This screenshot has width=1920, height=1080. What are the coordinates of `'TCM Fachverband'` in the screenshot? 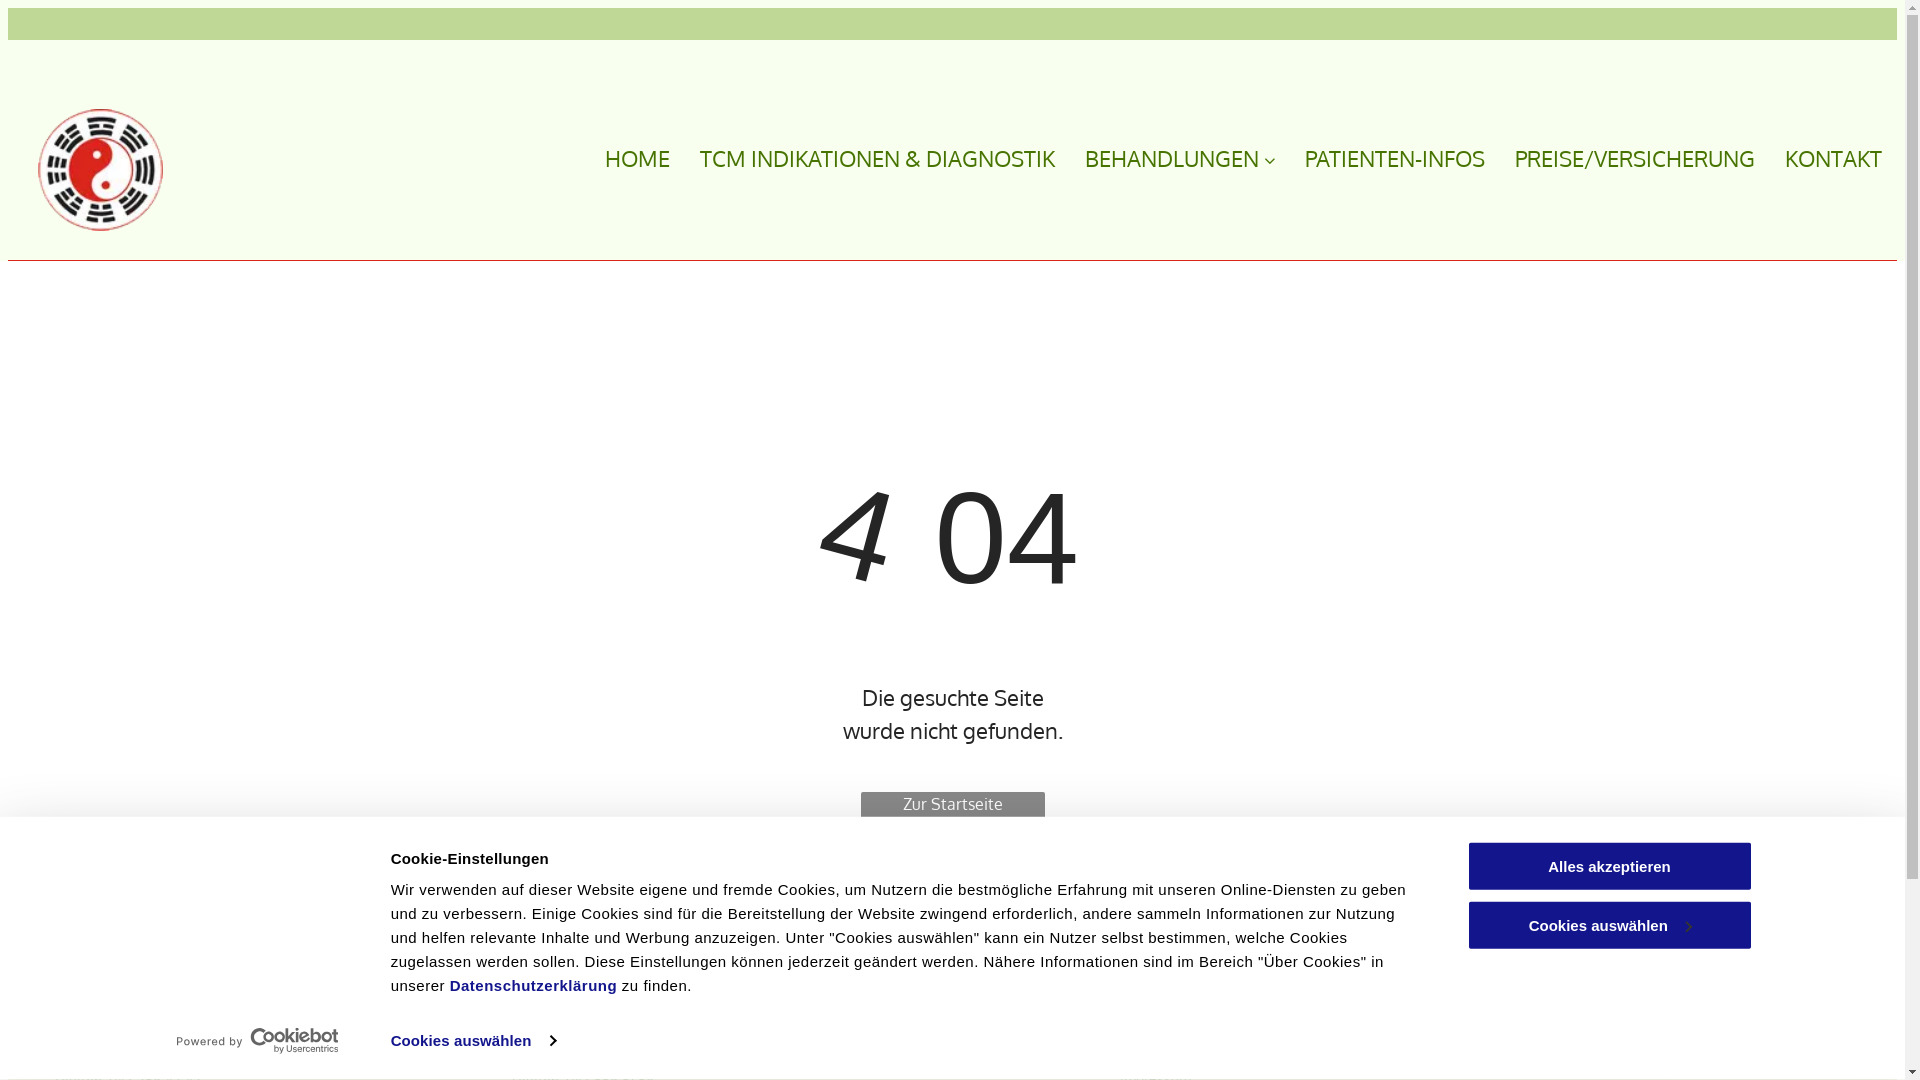 It's located at (1118, 993).